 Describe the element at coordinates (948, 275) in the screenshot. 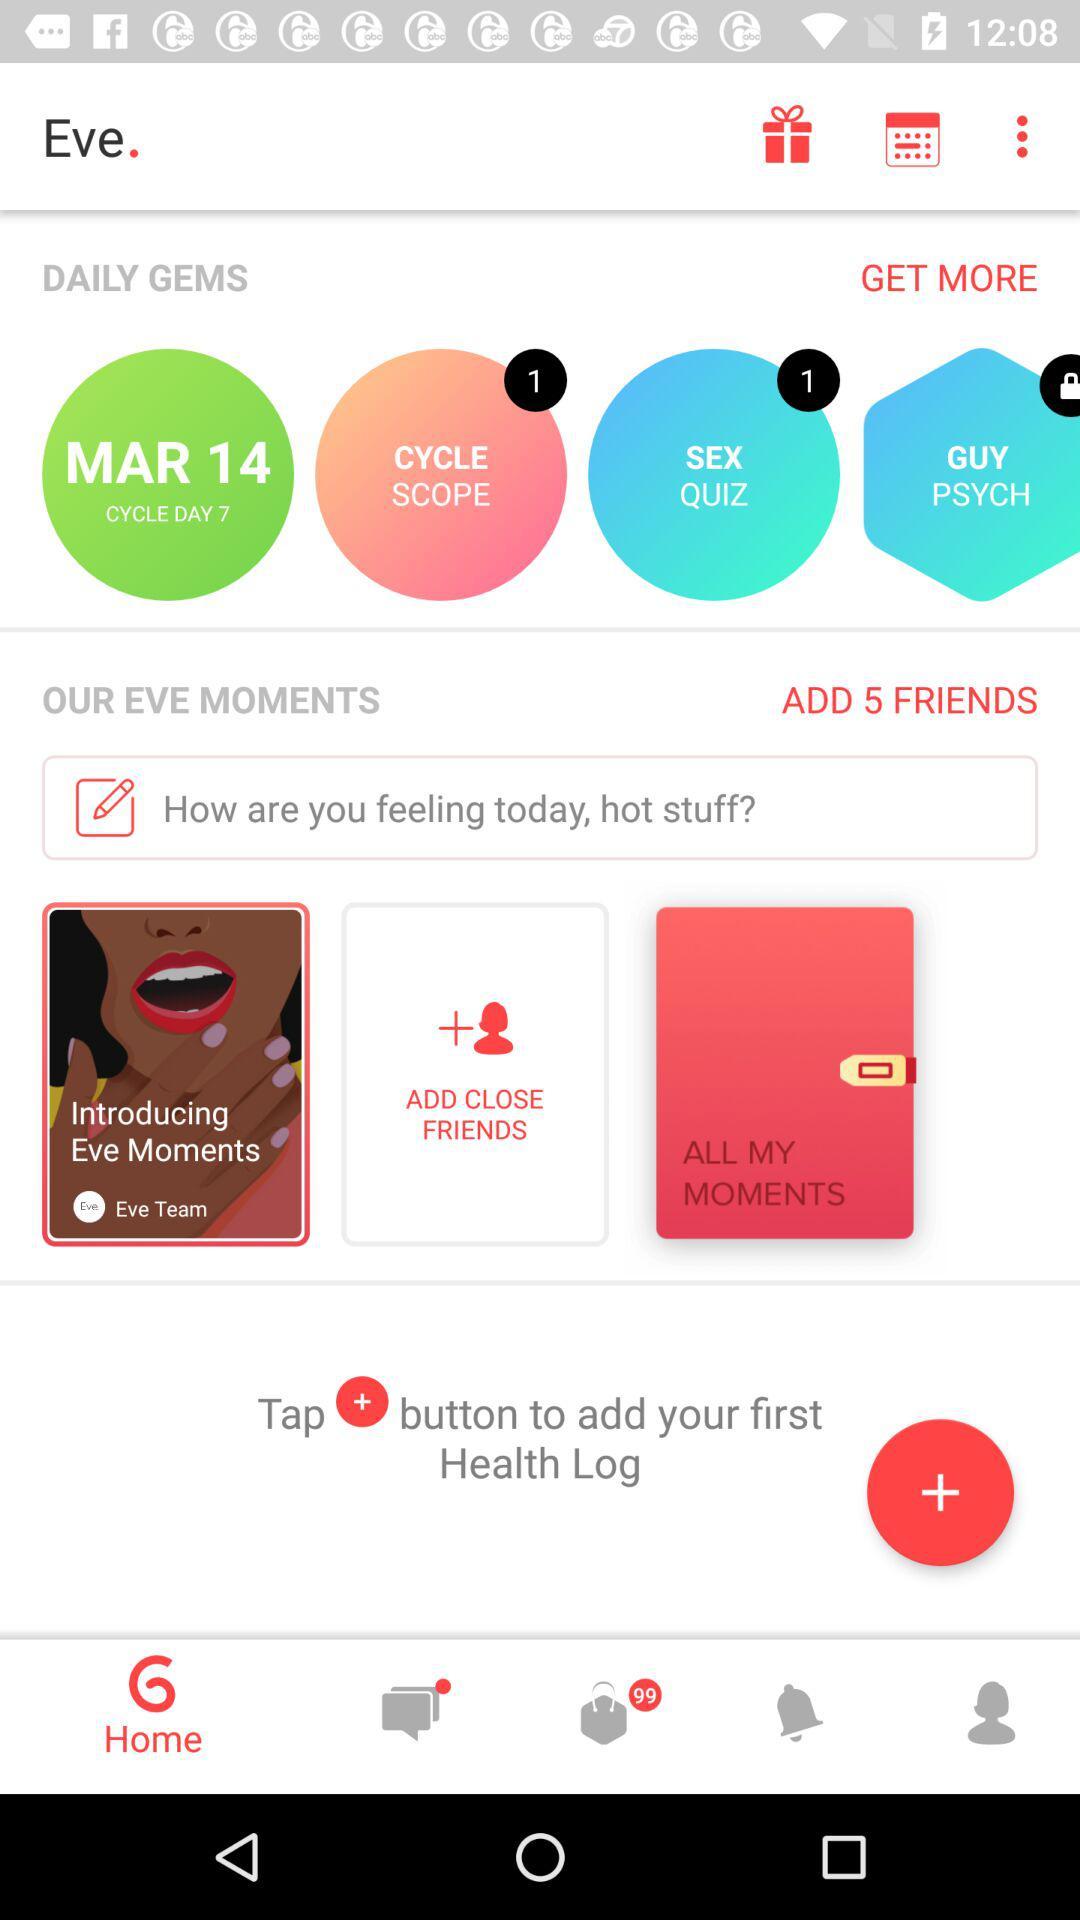

I see `get more` at that location.